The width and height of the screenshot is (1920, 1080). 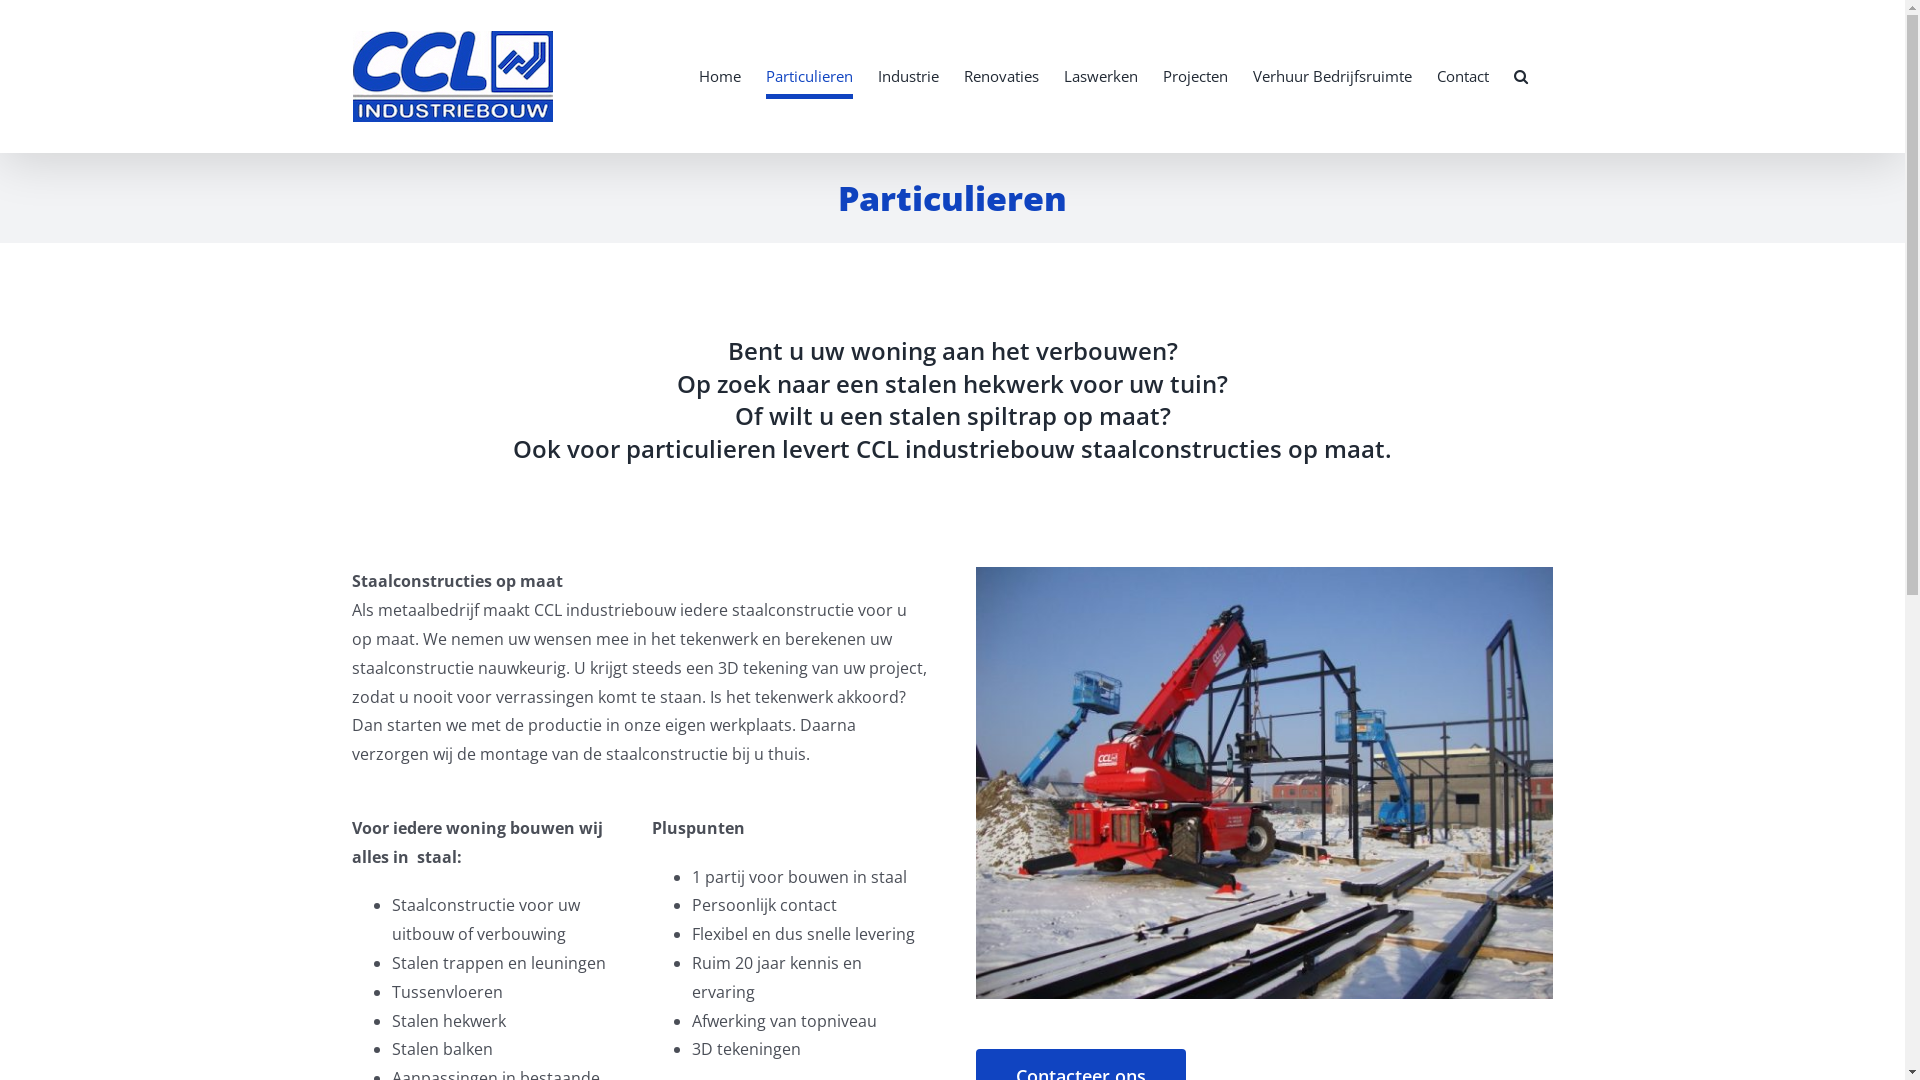 I want to click on 'Contact', so click(x=1434, y=75).